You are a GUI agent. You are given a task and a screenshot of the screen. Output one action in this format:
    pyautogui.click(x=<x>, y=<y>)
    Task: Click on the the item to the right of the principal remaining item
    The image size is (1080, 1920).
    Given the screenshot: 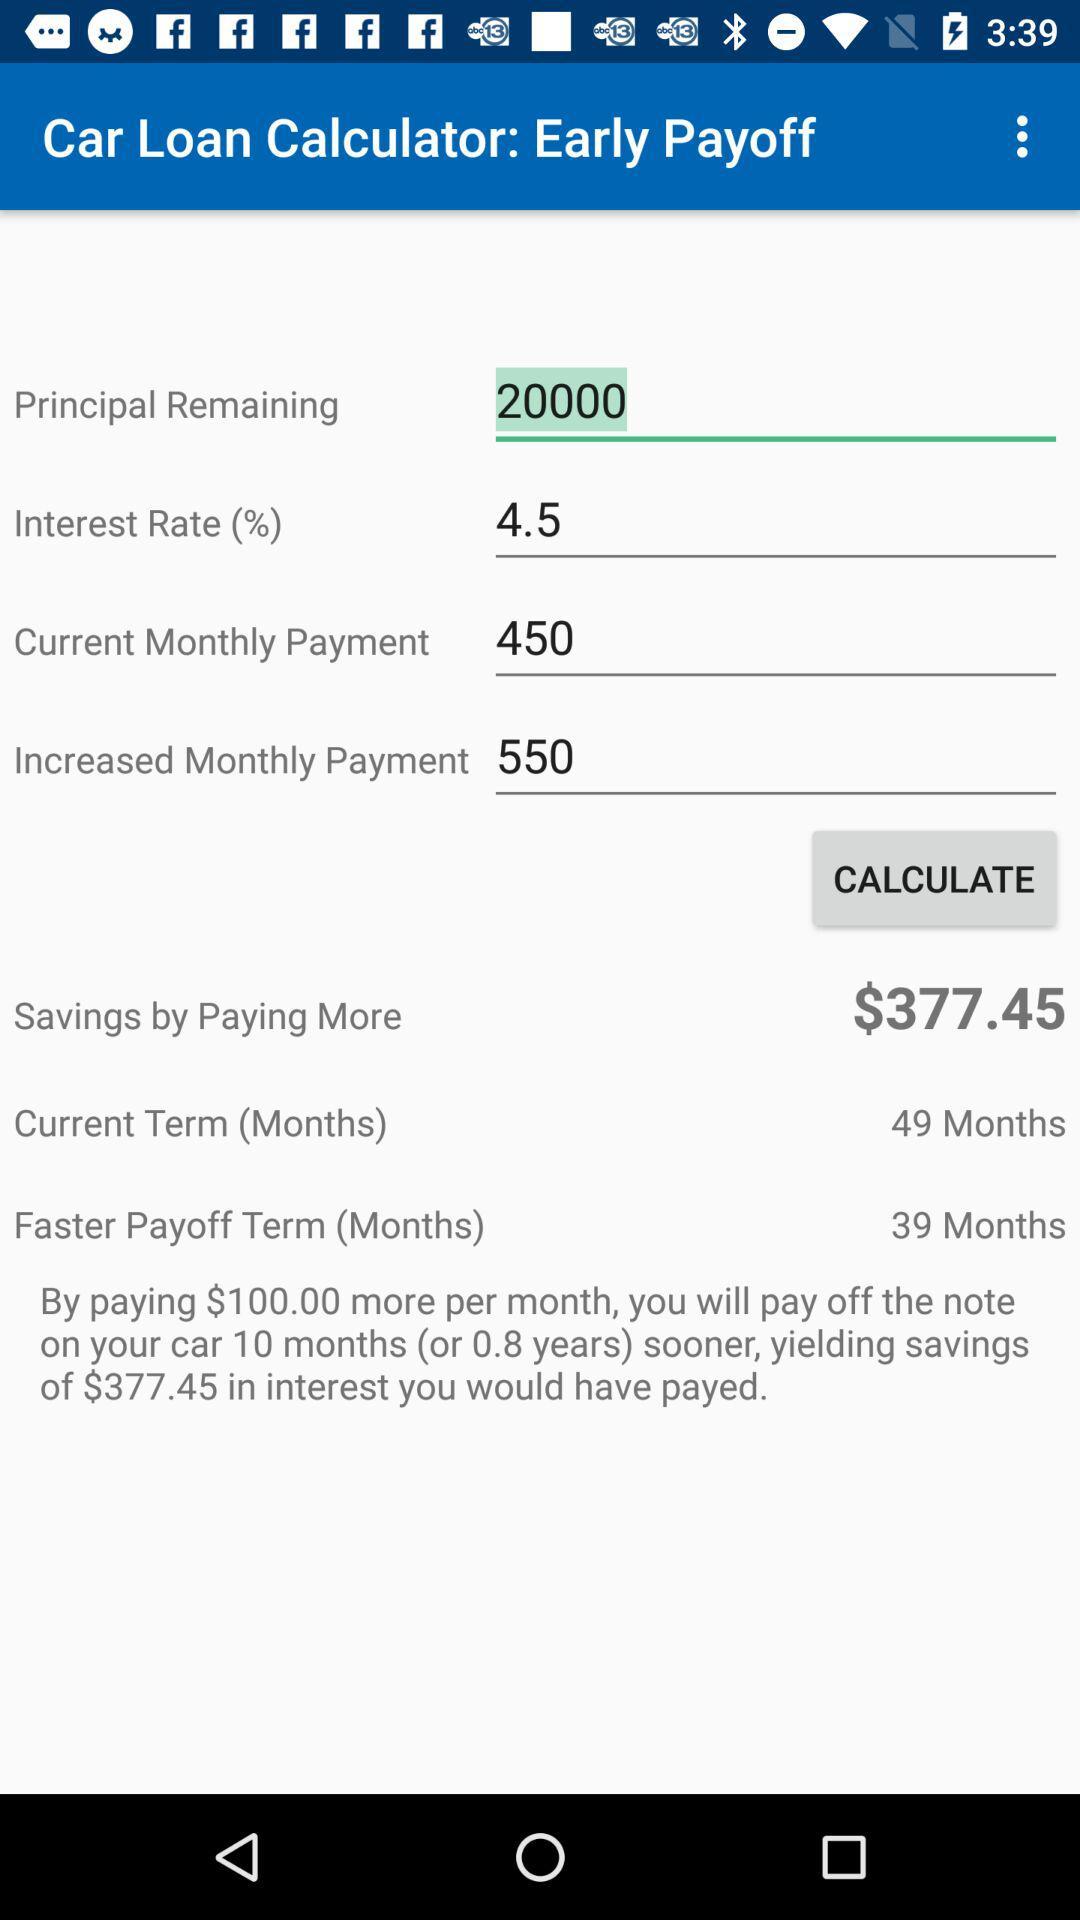 What is the action you would take?
    pyautogui.click(x=774, y=400)
    